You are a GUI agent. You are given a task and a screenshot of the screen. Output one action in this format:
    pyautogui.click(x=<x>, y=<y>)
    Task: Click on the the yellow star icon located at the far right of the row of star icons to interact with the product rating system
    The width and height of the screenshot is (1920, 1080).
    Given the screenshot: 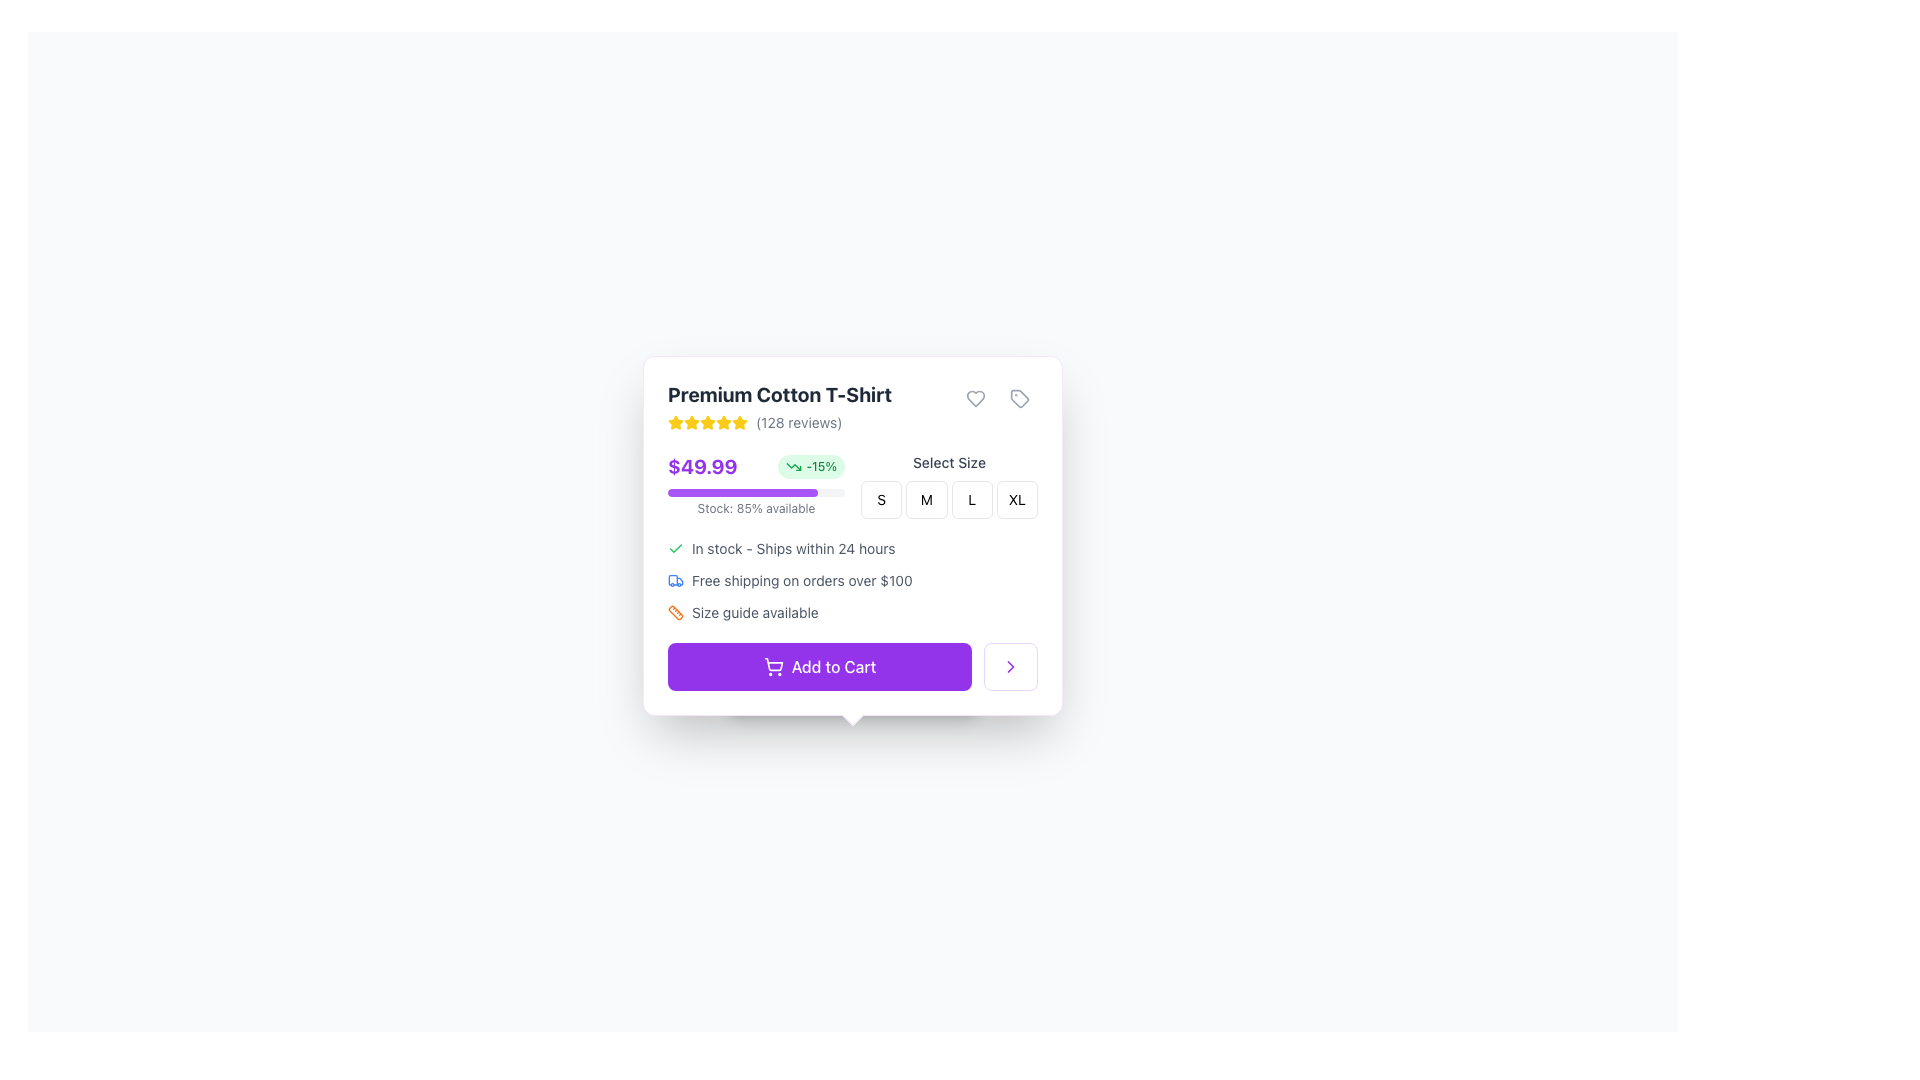 What is the action you would take?
    pyautogui.click(x=738, y=422)
    